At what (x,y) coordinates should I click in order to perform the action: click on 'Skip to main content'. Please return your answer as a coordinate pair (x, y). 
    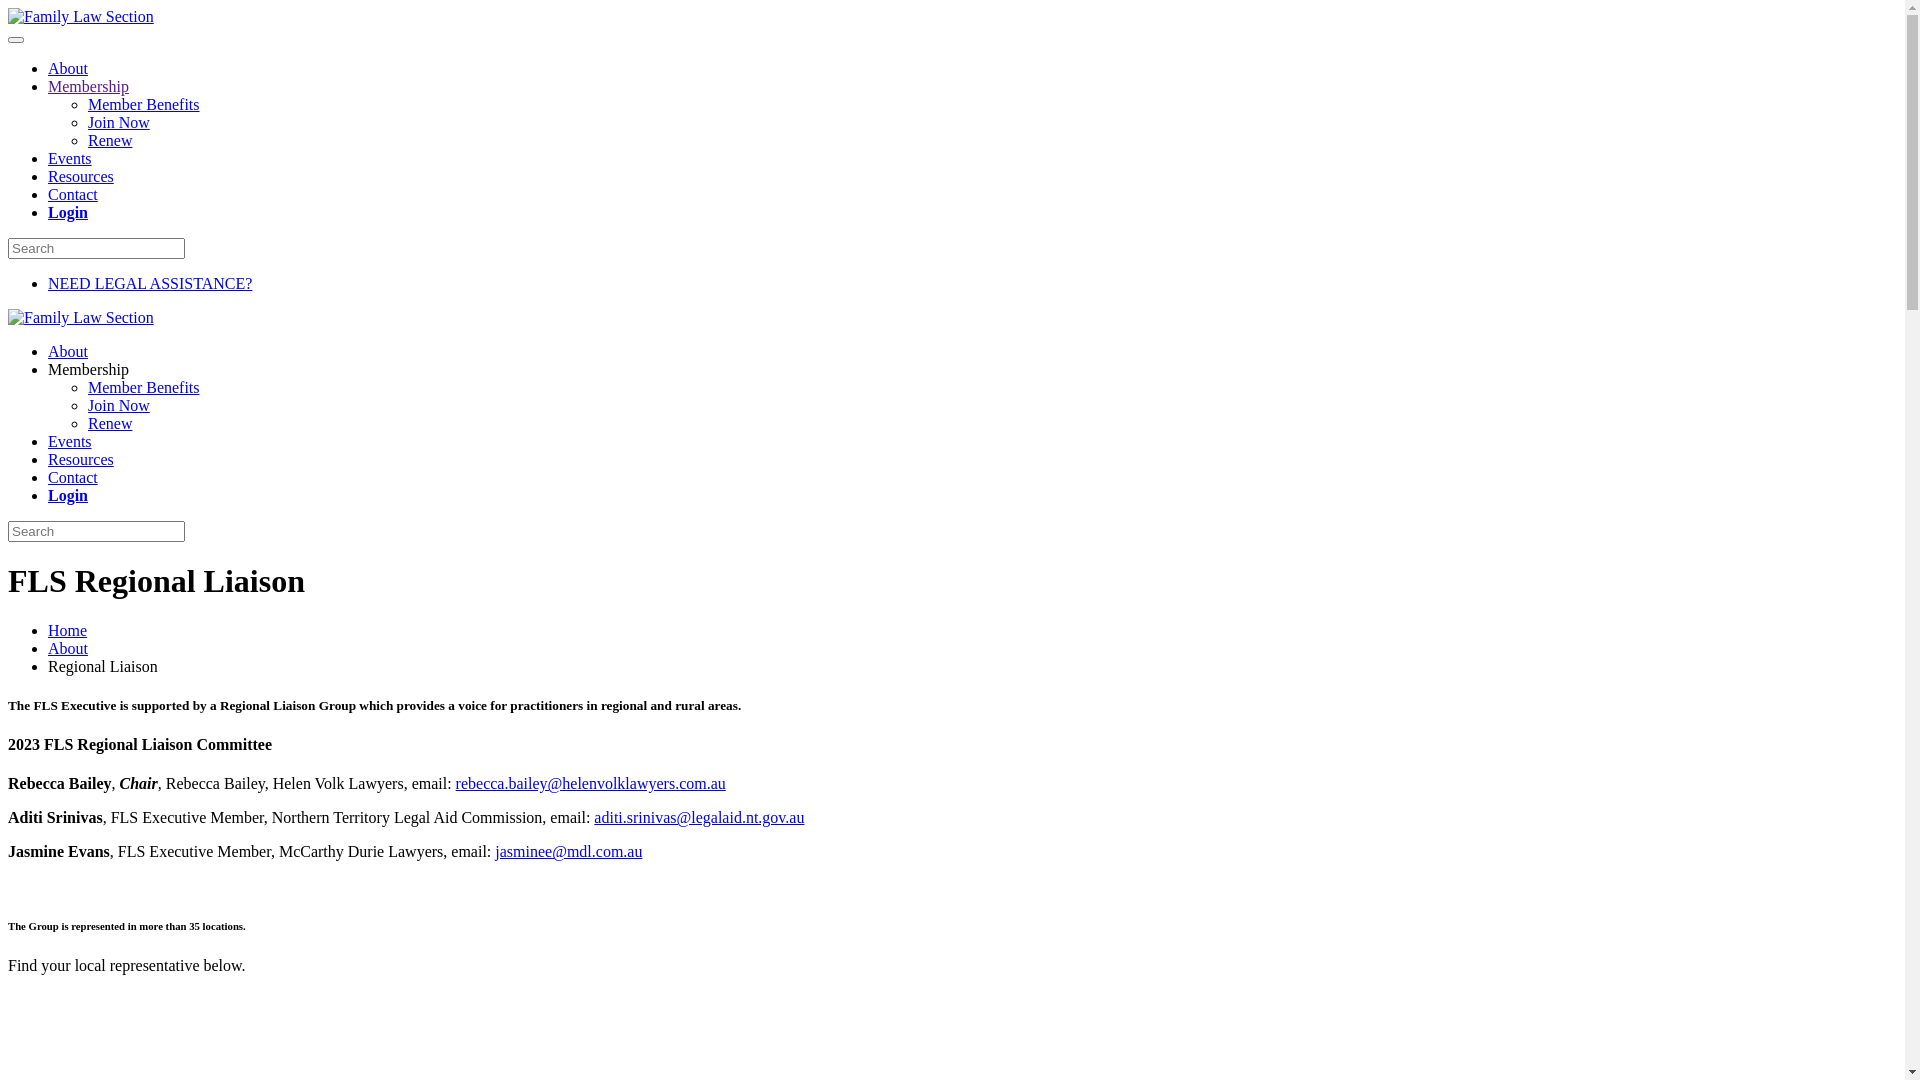
    Looking at the image, I should click on (8, 16).